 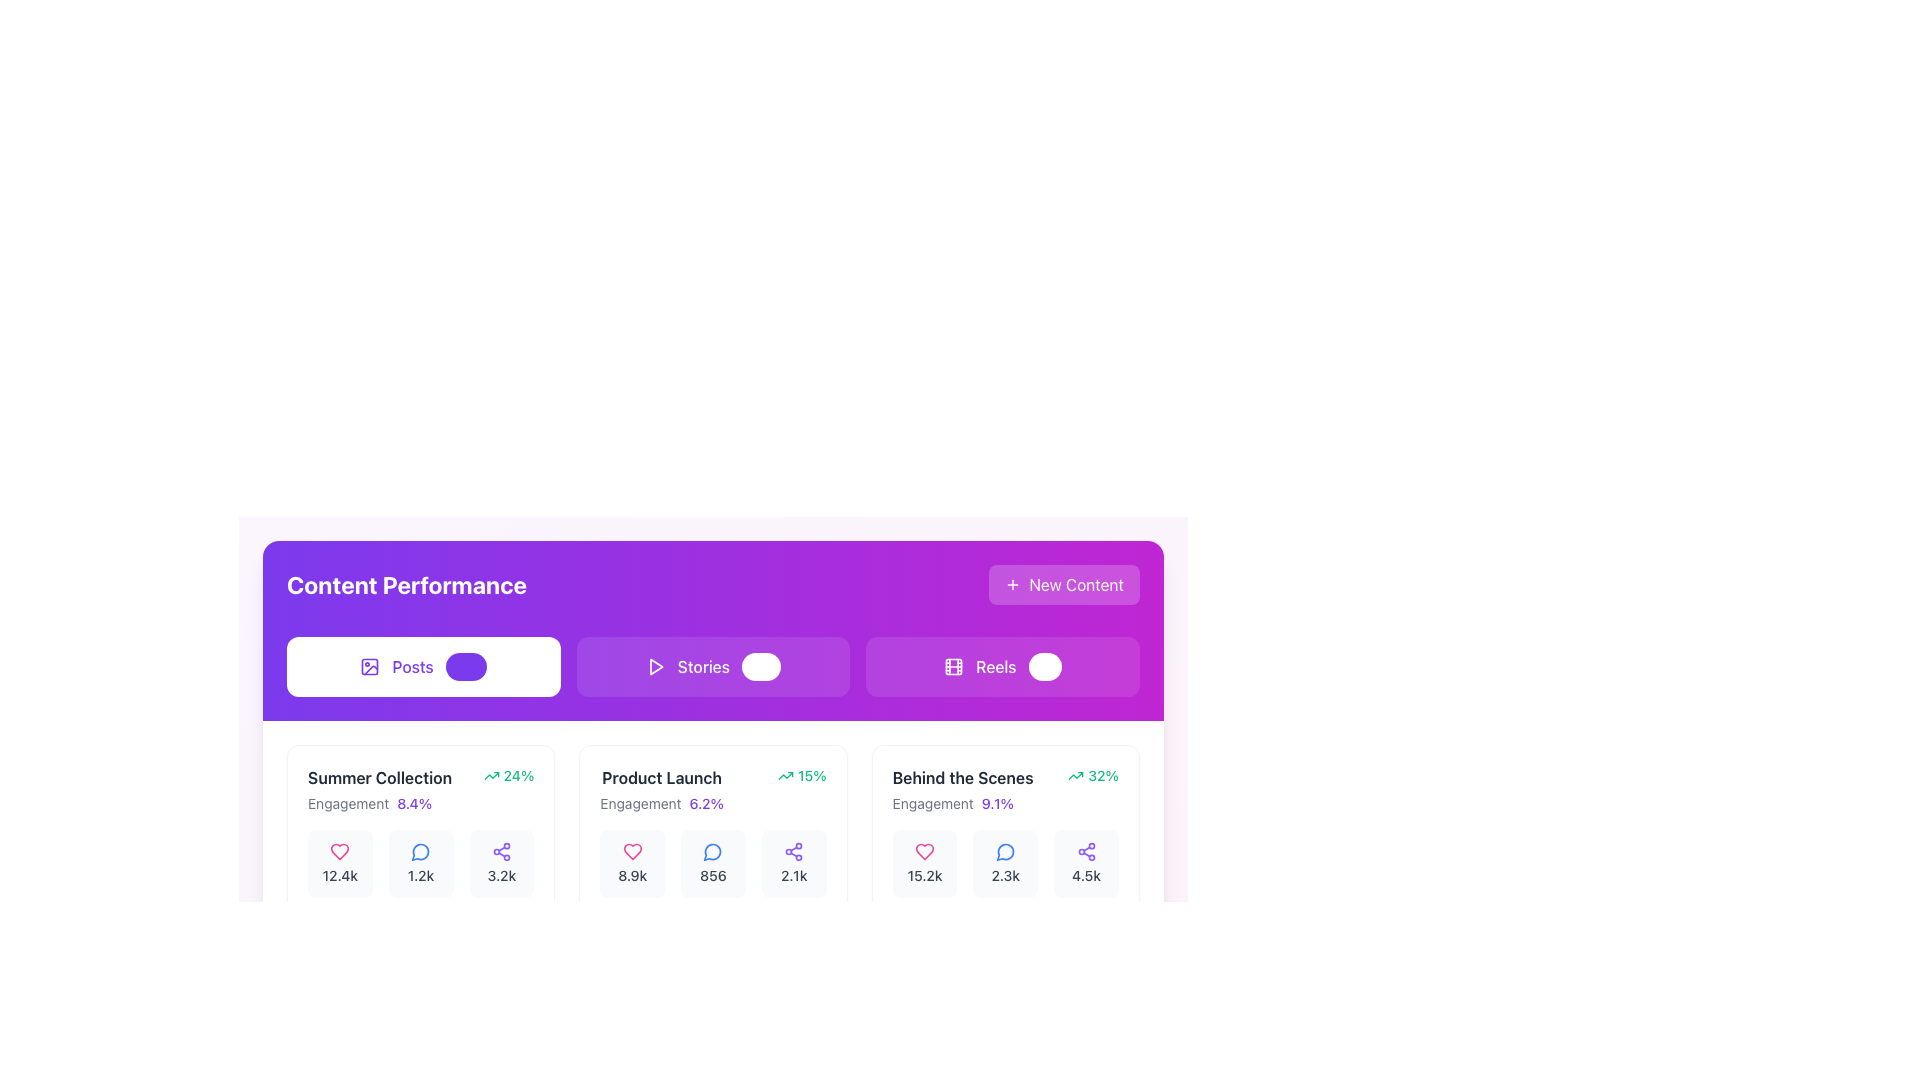 I want to click on the 'Reels' button, so click(x=1003, y=667).